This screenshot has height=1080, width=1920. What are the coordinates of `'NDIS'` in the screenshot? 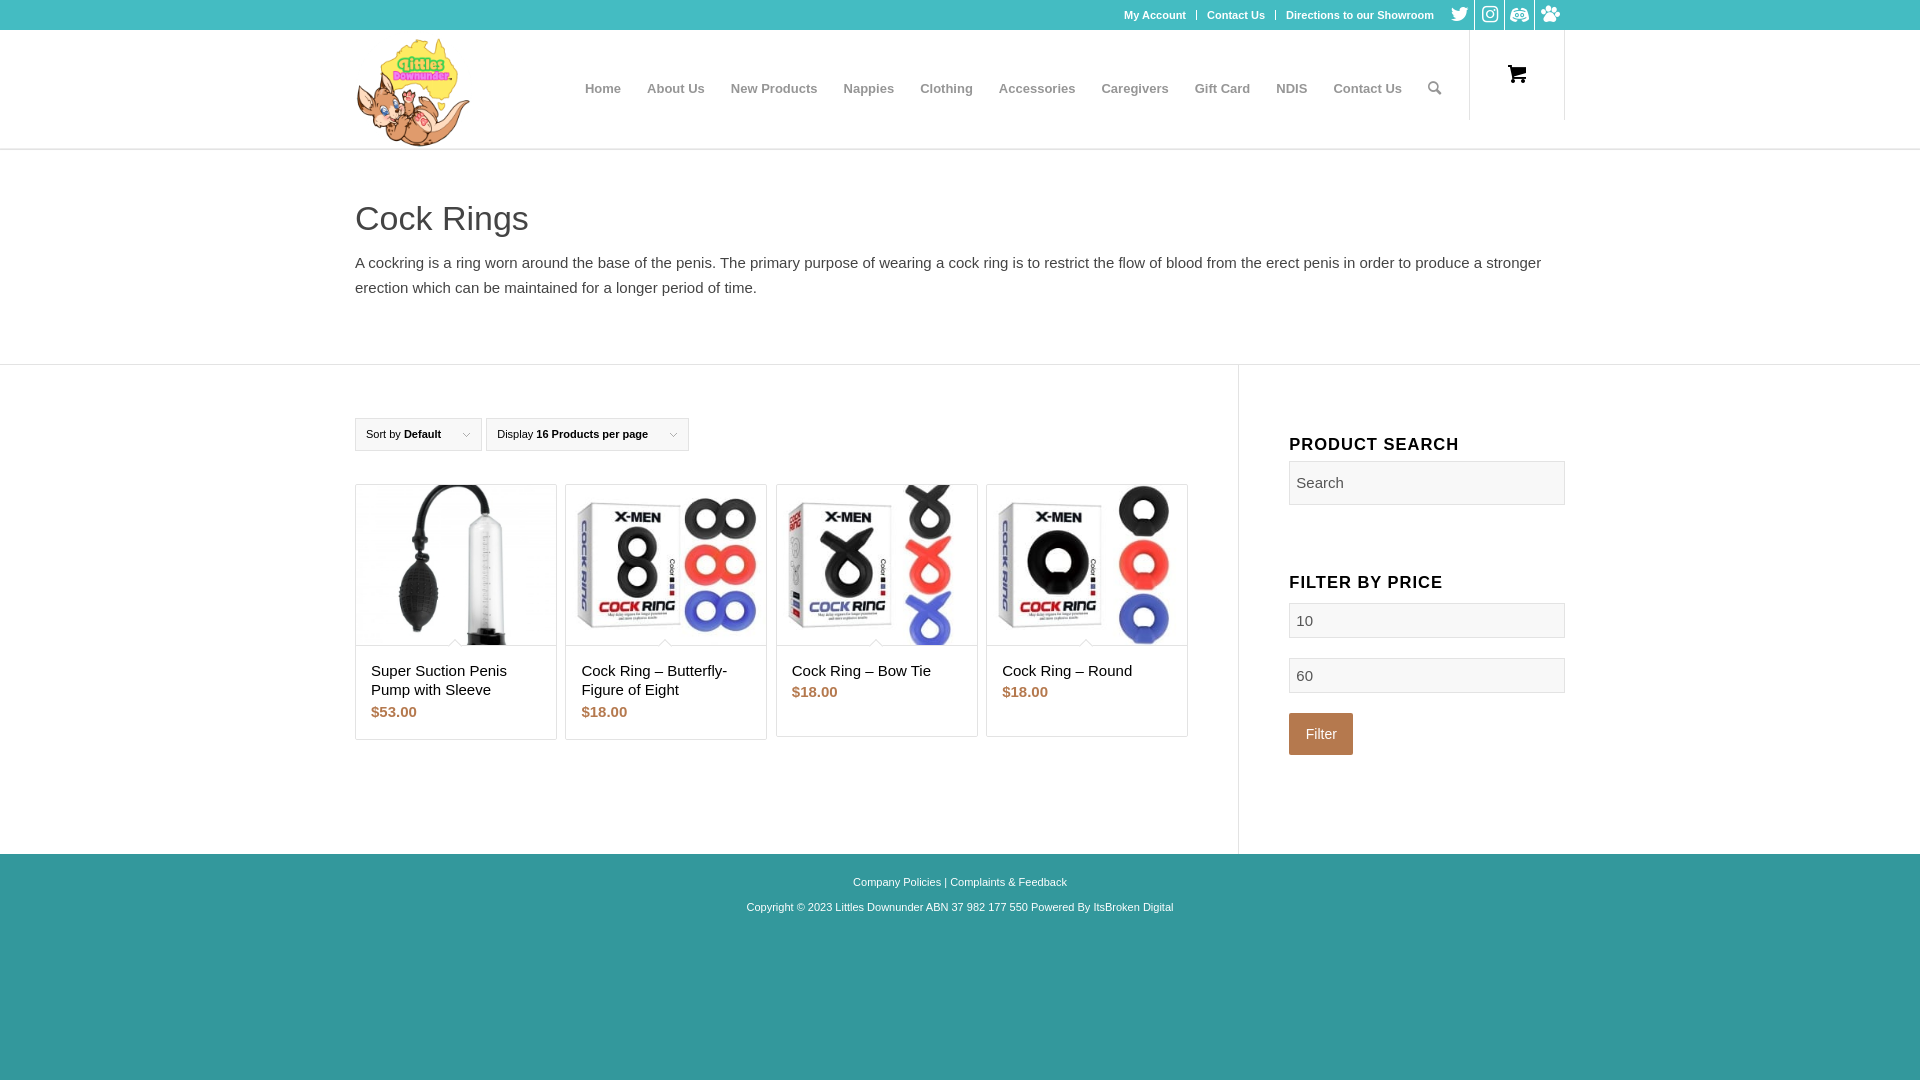 It's located at (1291, 87).